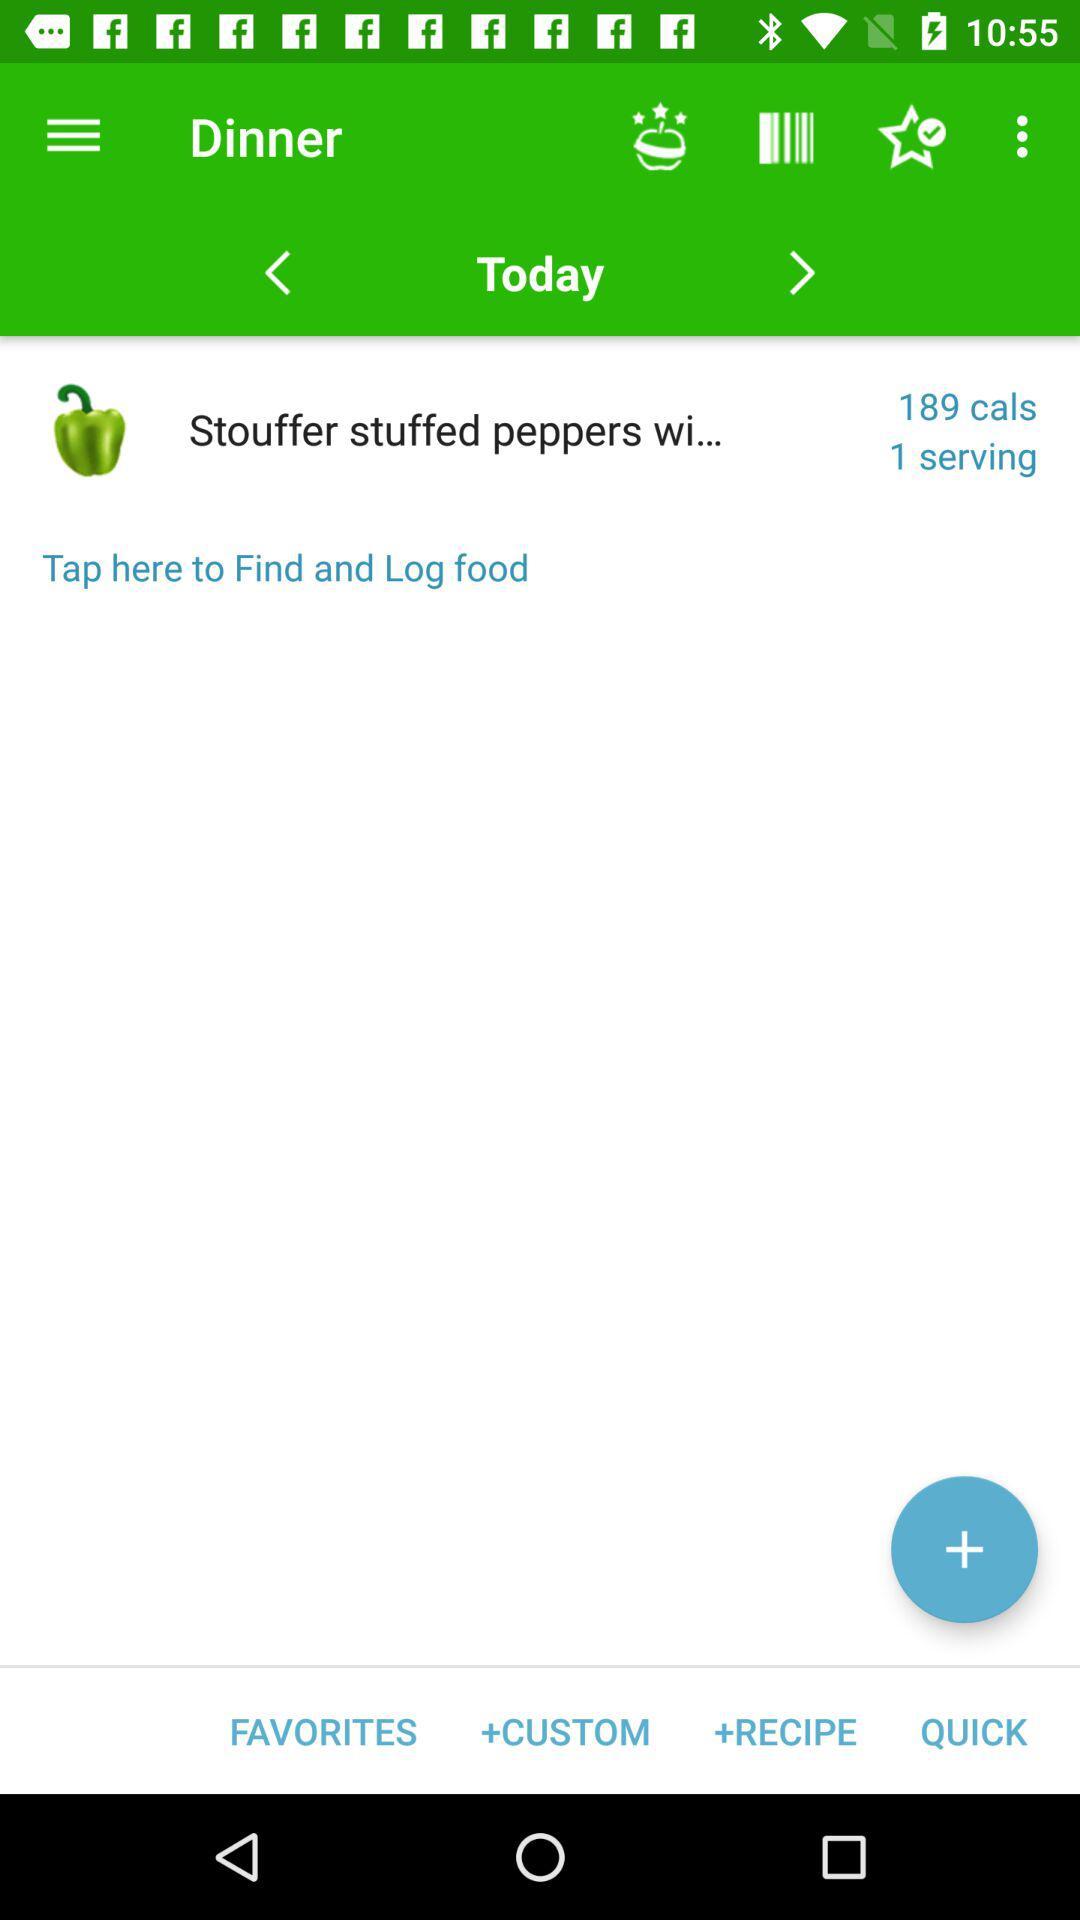  I want to click on icon to the left of the +recipe icon, so click(565, 1730).